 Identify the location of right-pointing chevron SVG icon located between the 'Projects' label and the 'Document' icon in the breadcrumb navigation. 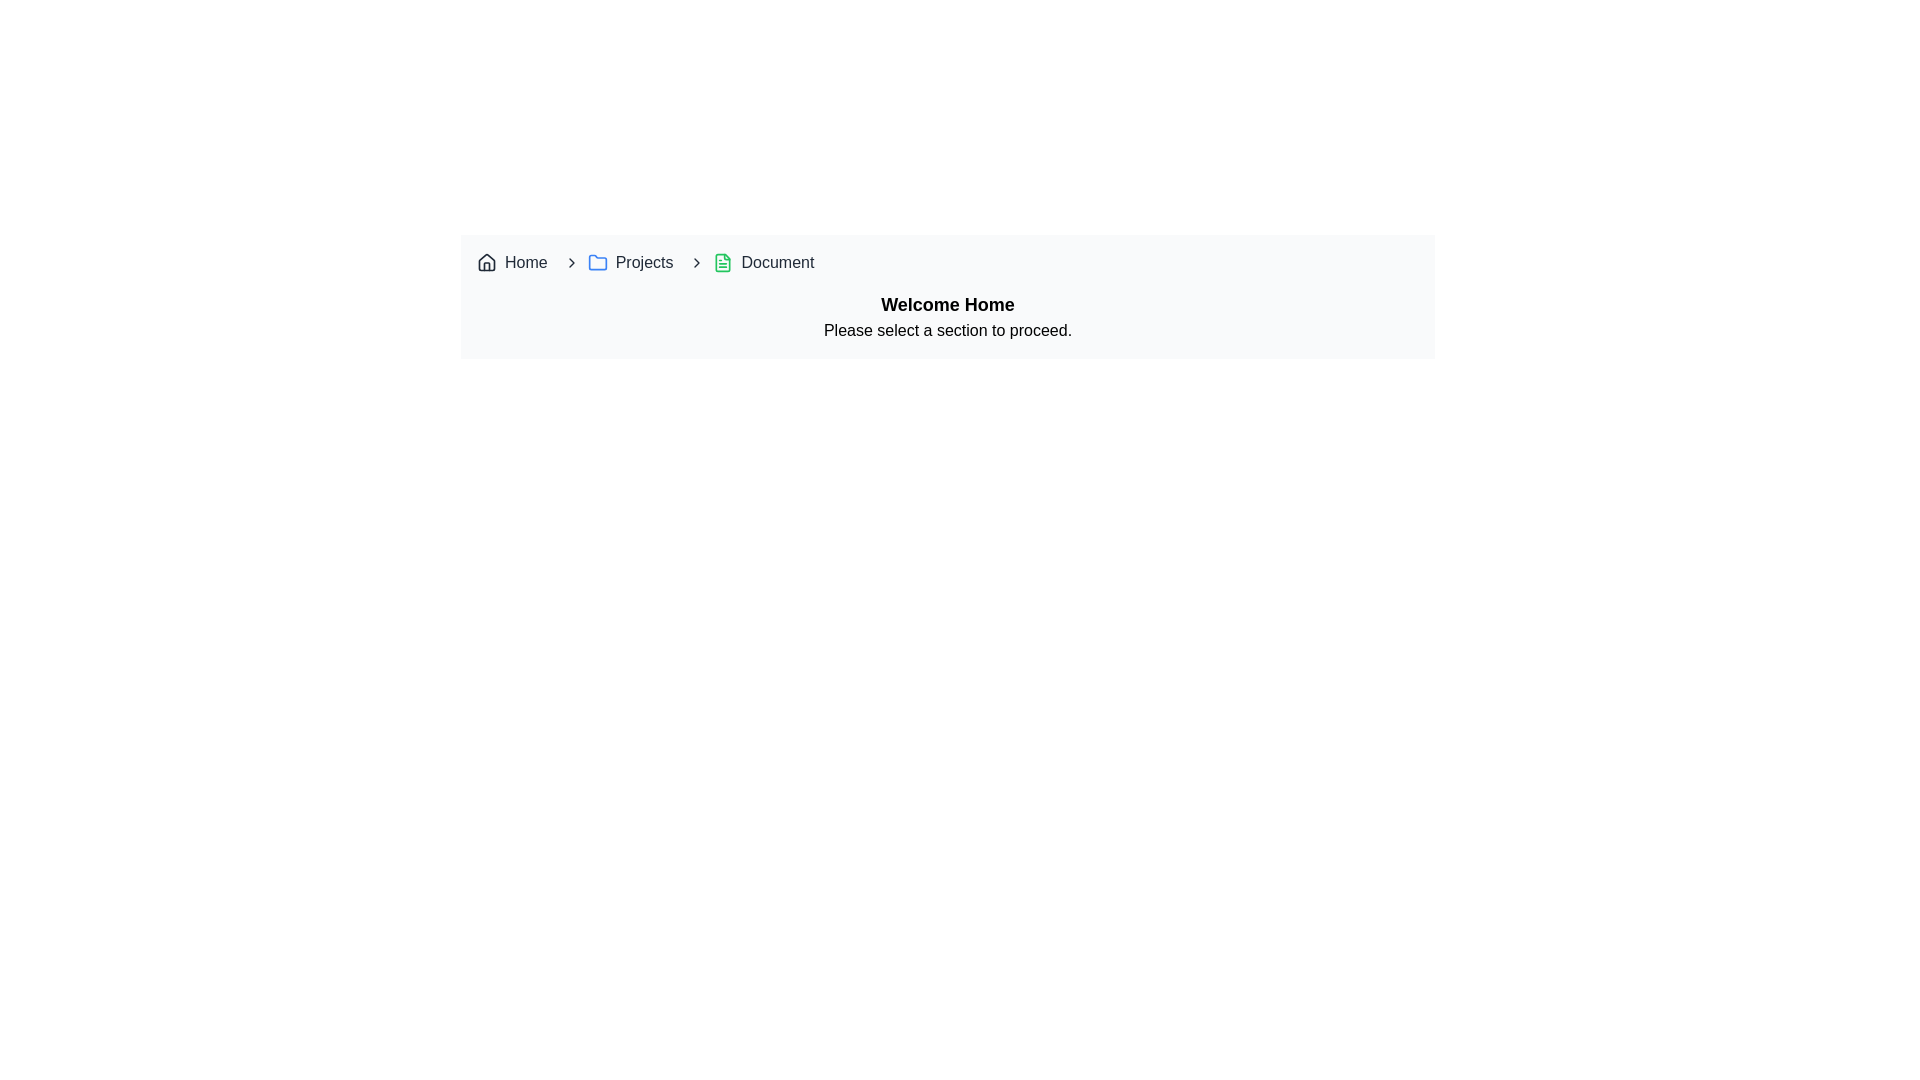
(697, 261).